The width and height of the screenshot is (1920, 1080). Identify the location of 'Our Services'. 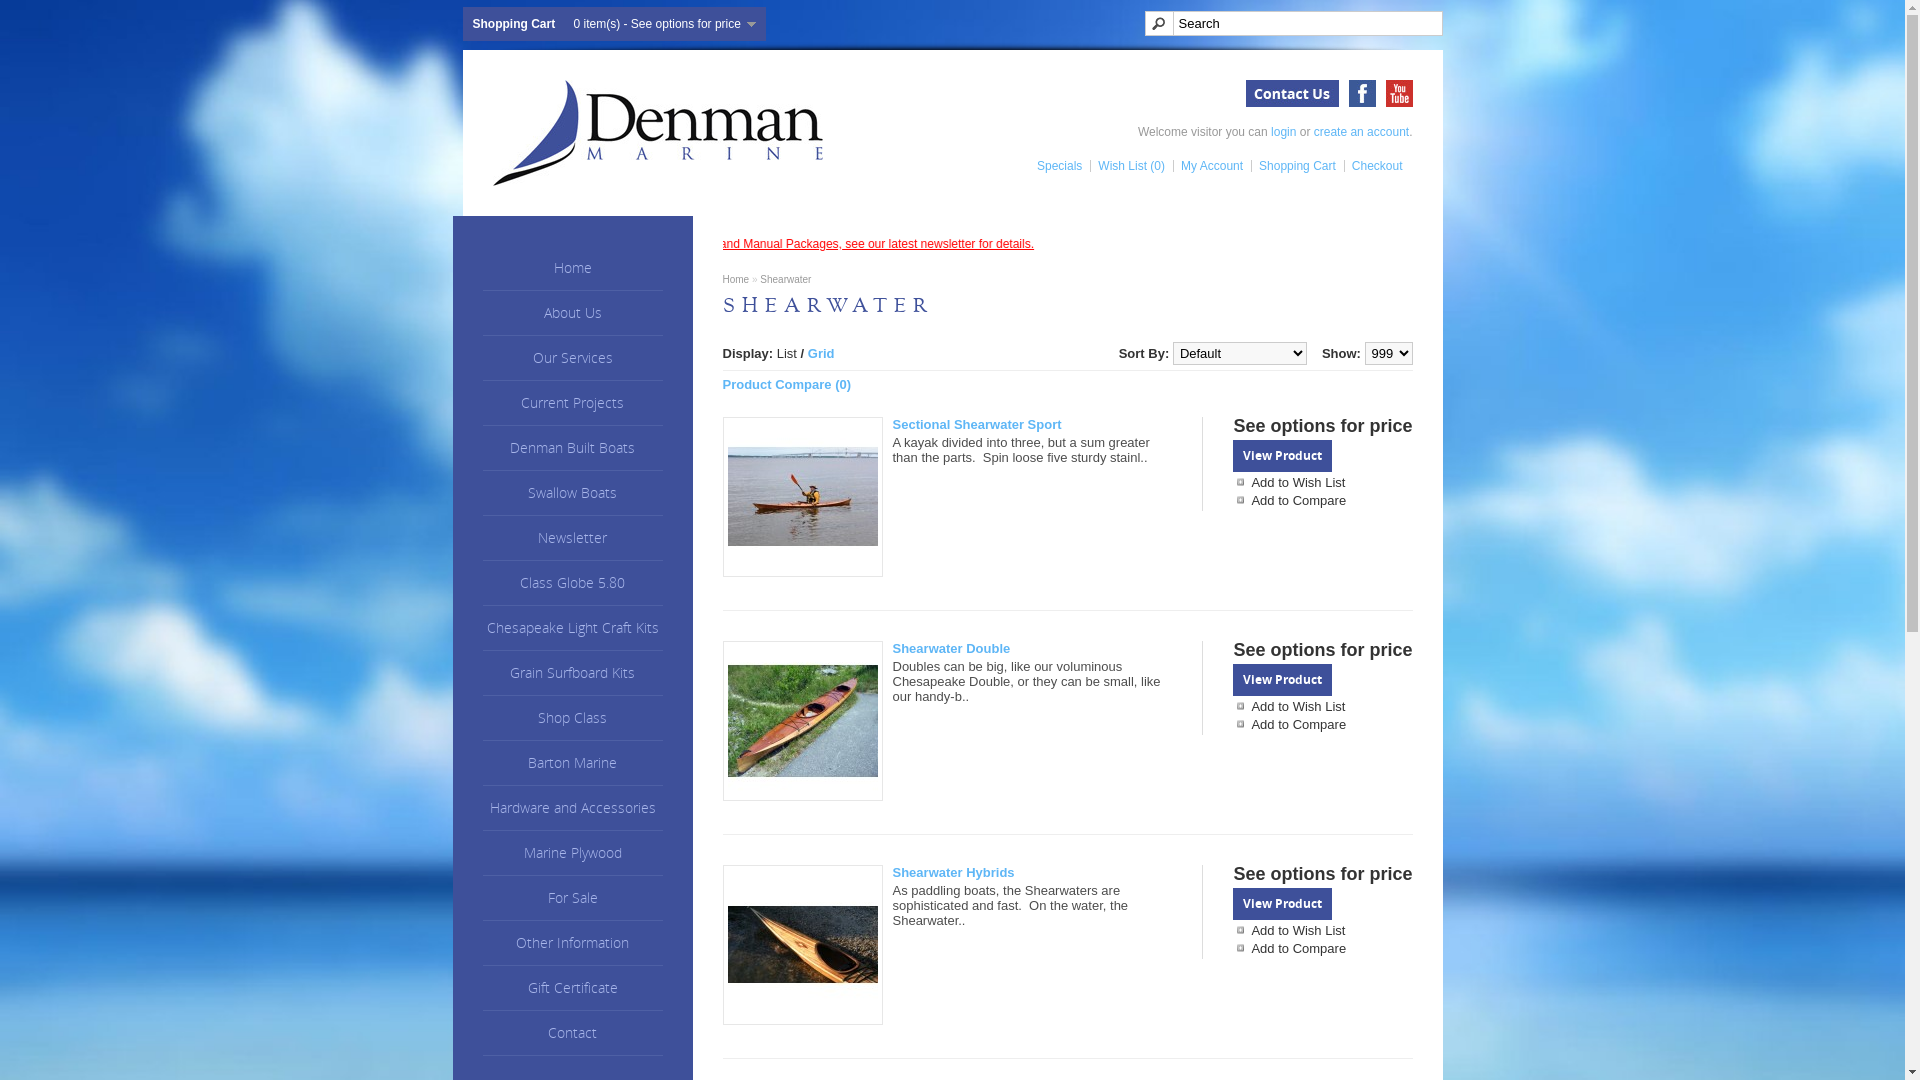
(570, 357).